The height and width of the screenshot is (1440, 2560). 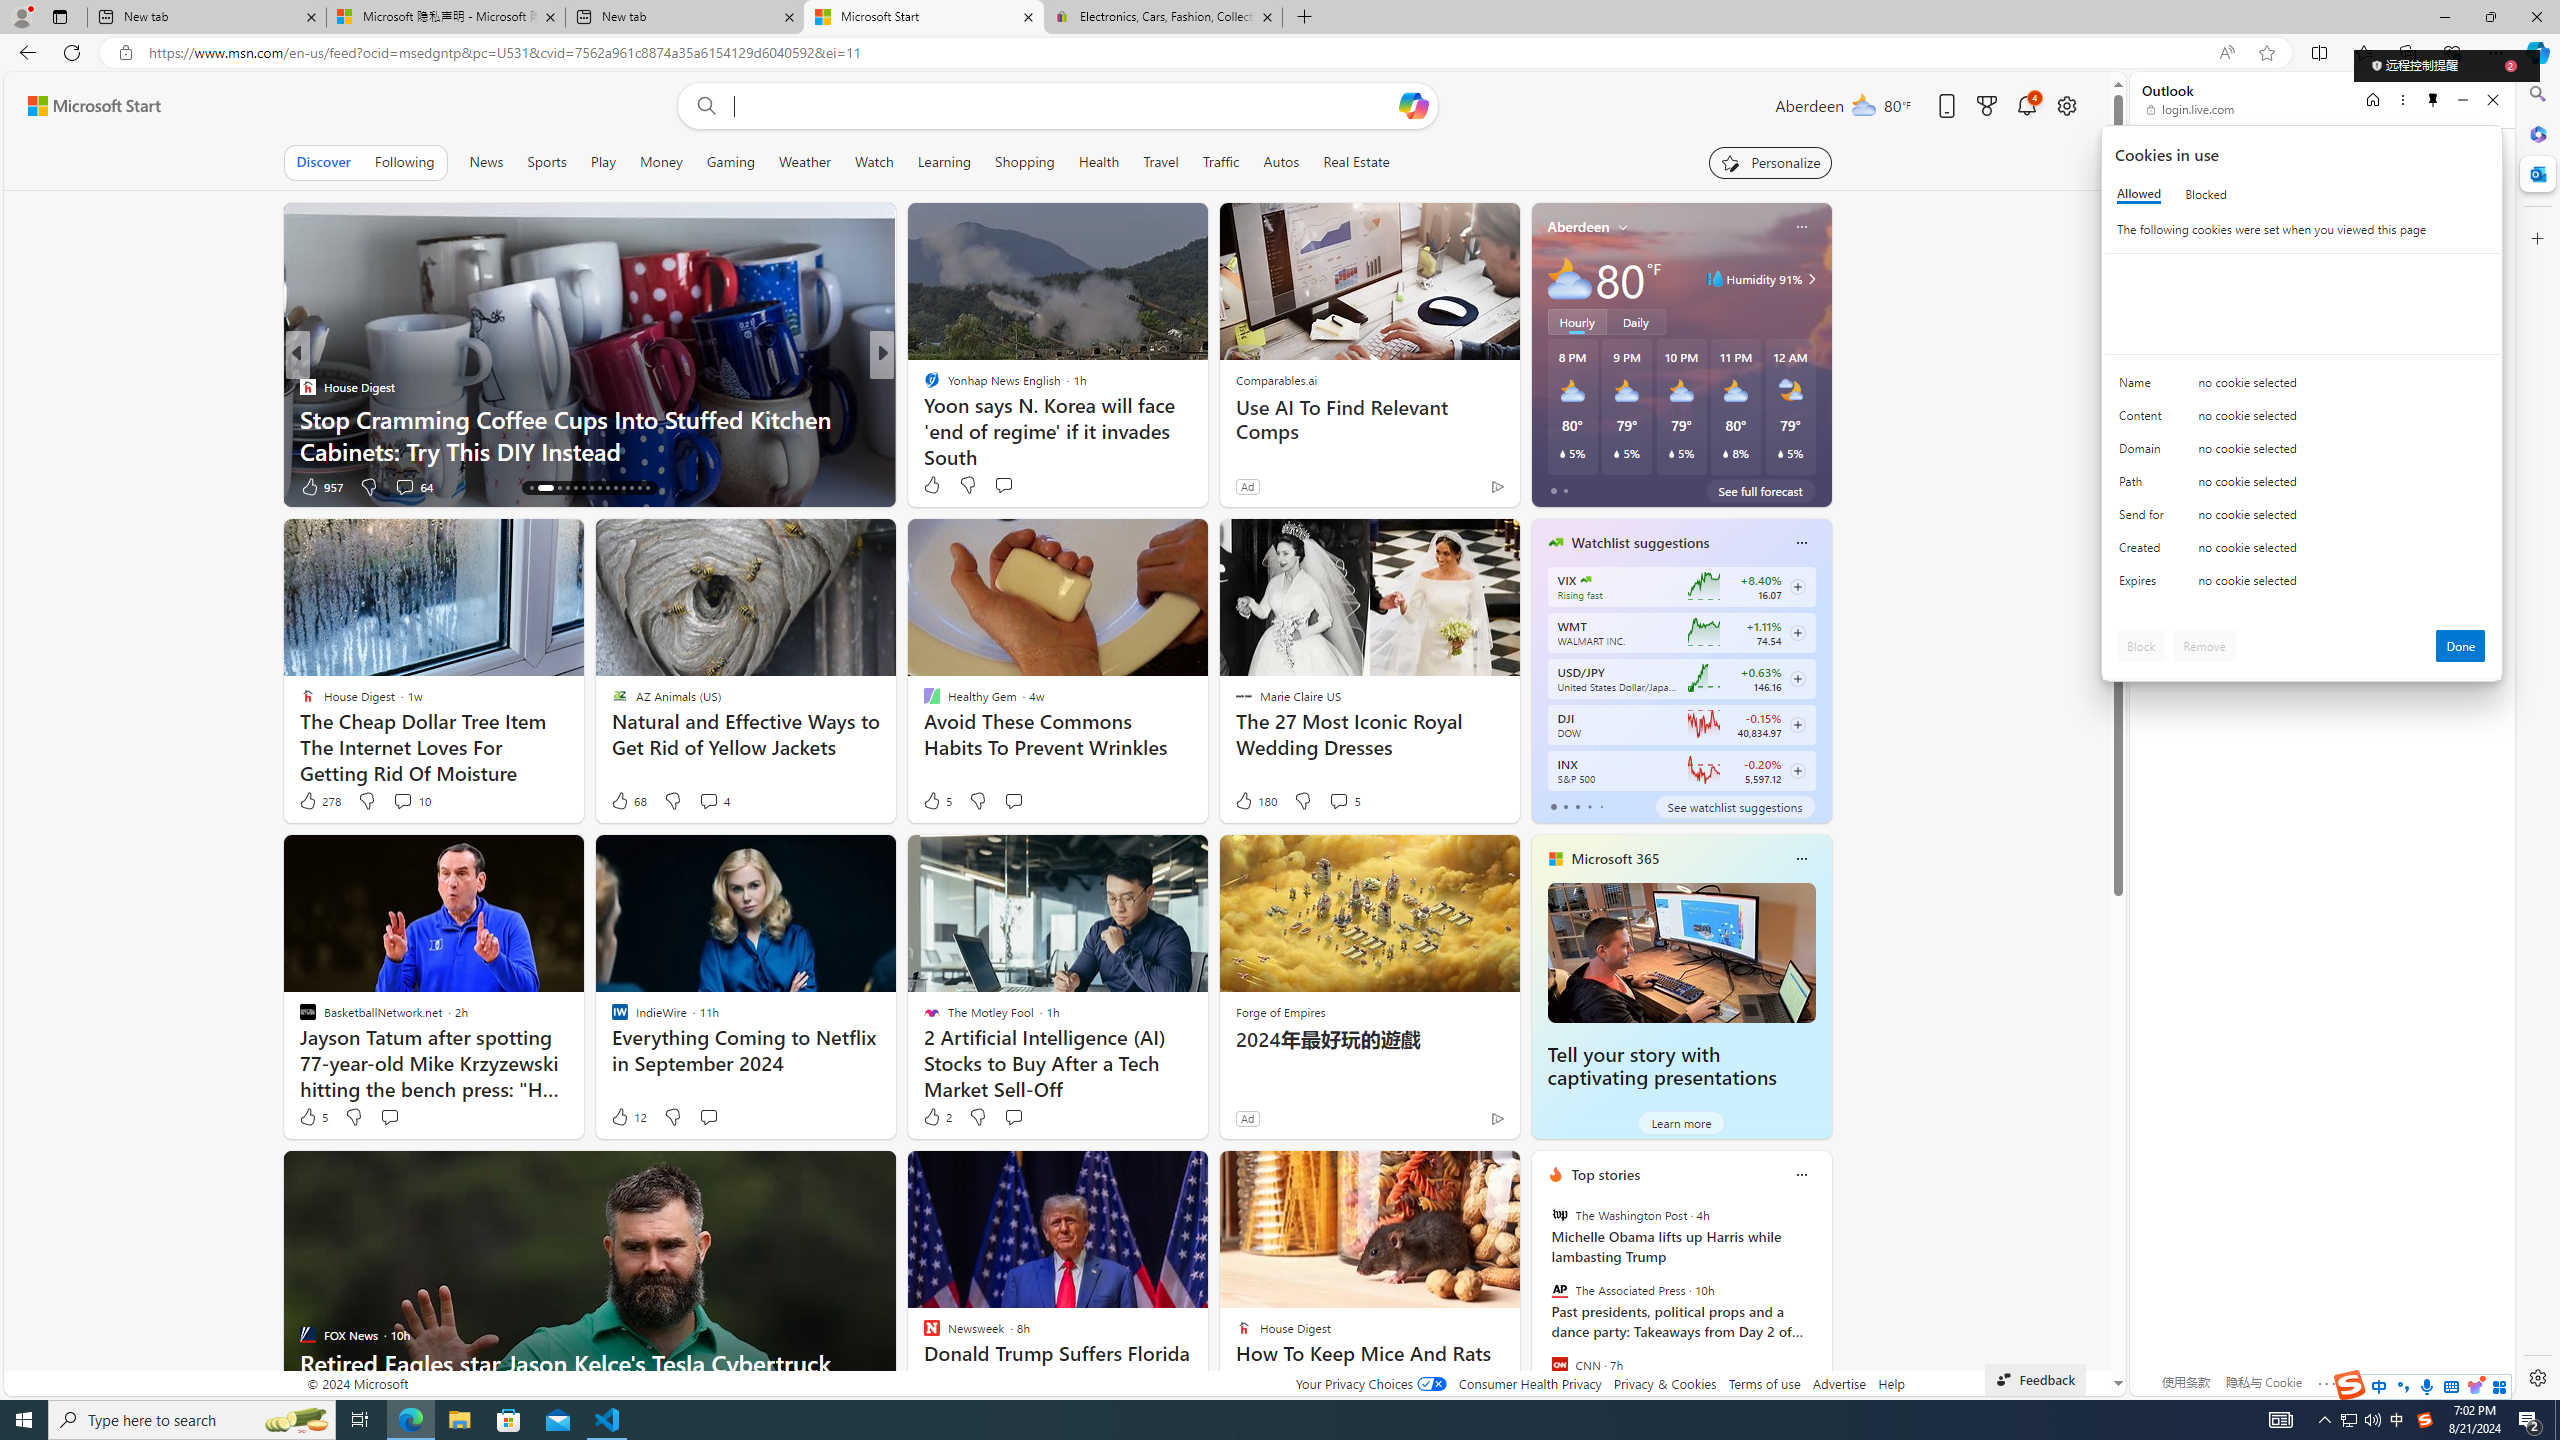 What do you see at coordinates (929, 486) in the screenshot?
I see `'6 Like'` at bounding box center [929, 486].